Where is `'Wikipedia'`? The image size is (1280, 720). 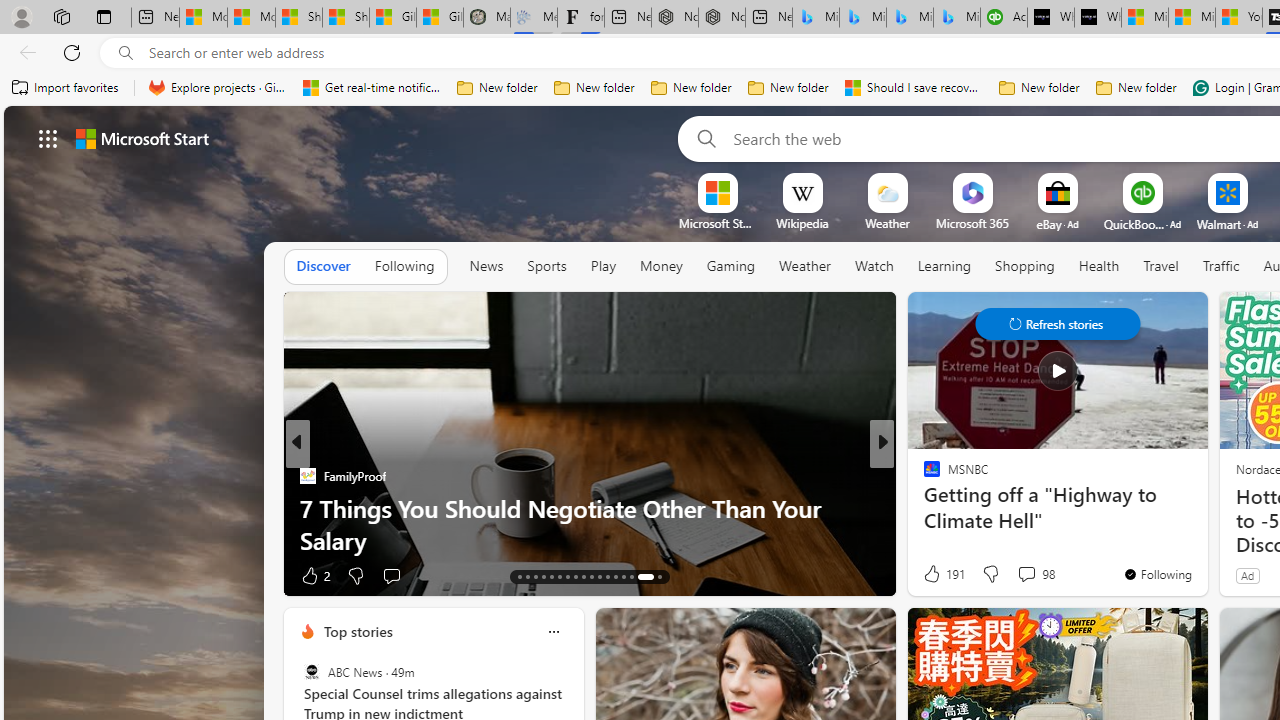 'Wikipedia' is located at coordinates (802, 223).